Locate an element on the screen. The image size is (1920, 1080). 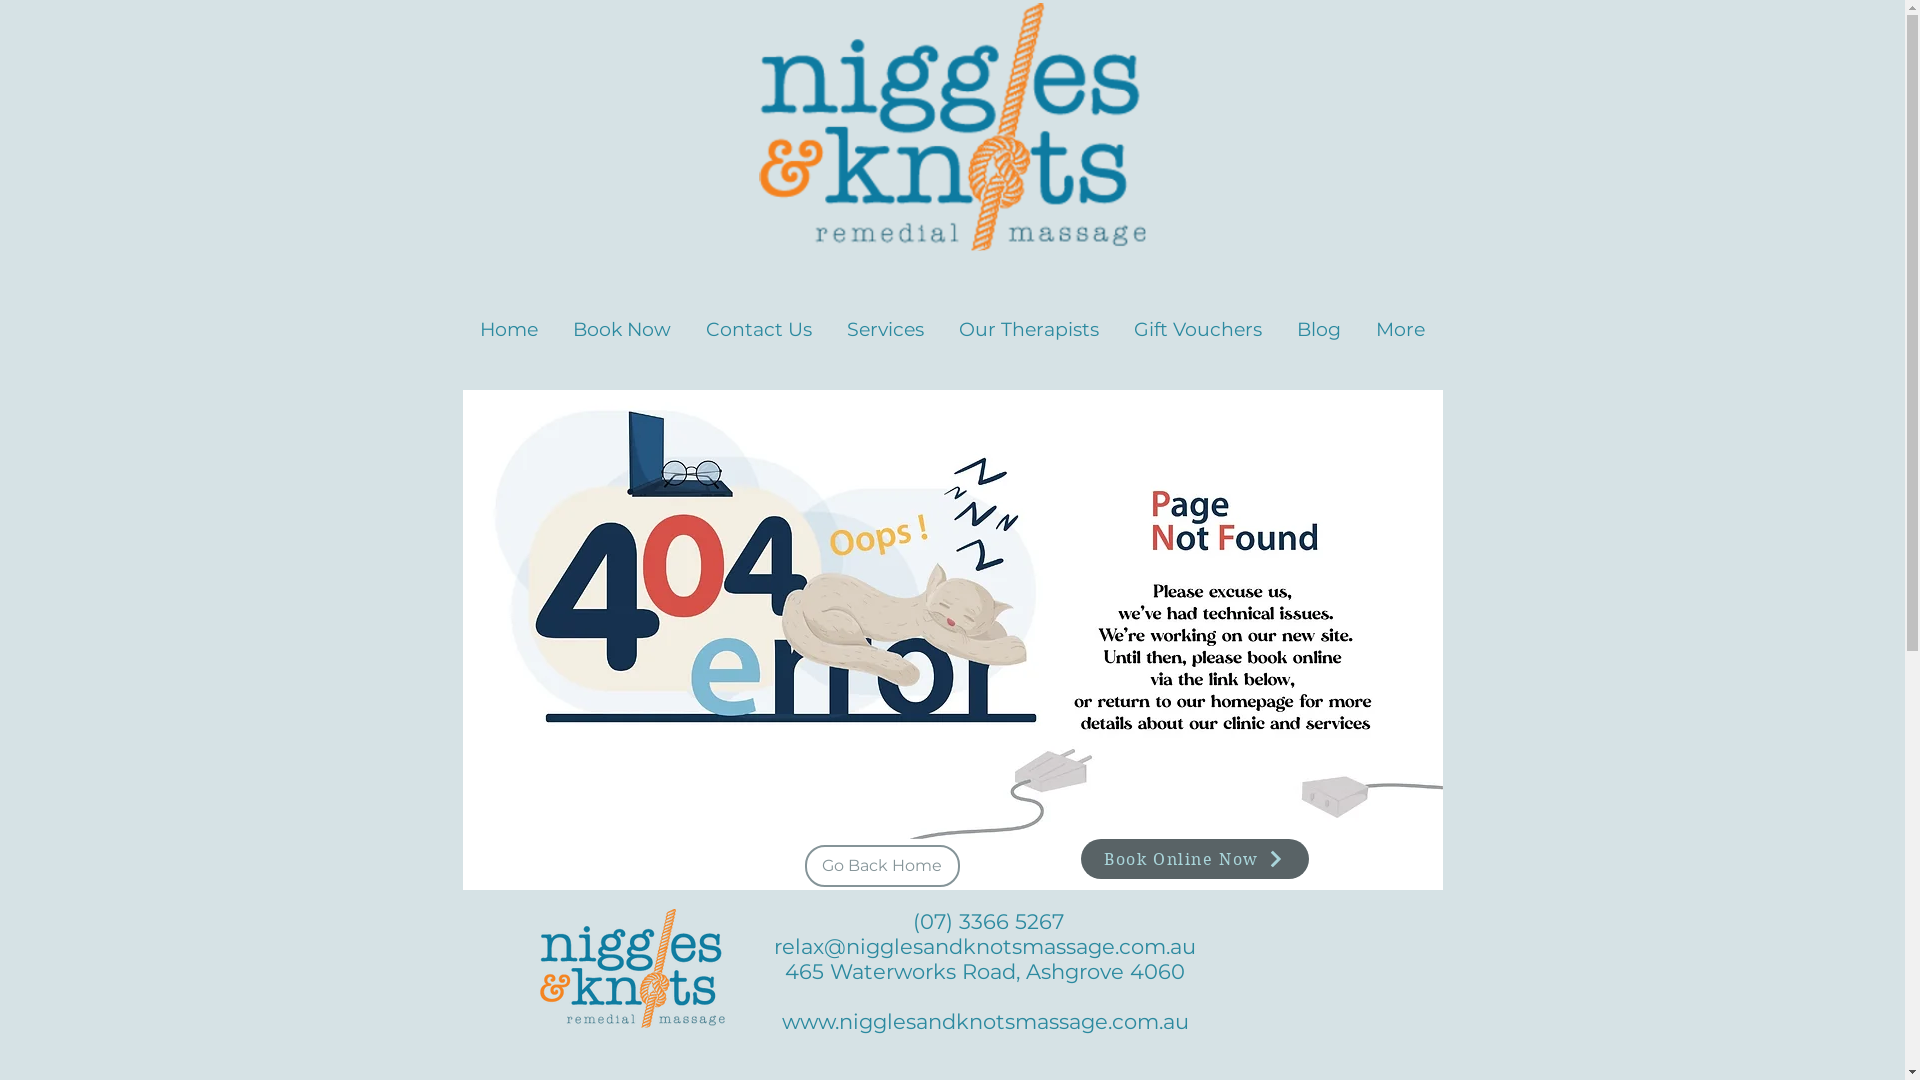
'Contact Us' is located at coordinates (757, 319).